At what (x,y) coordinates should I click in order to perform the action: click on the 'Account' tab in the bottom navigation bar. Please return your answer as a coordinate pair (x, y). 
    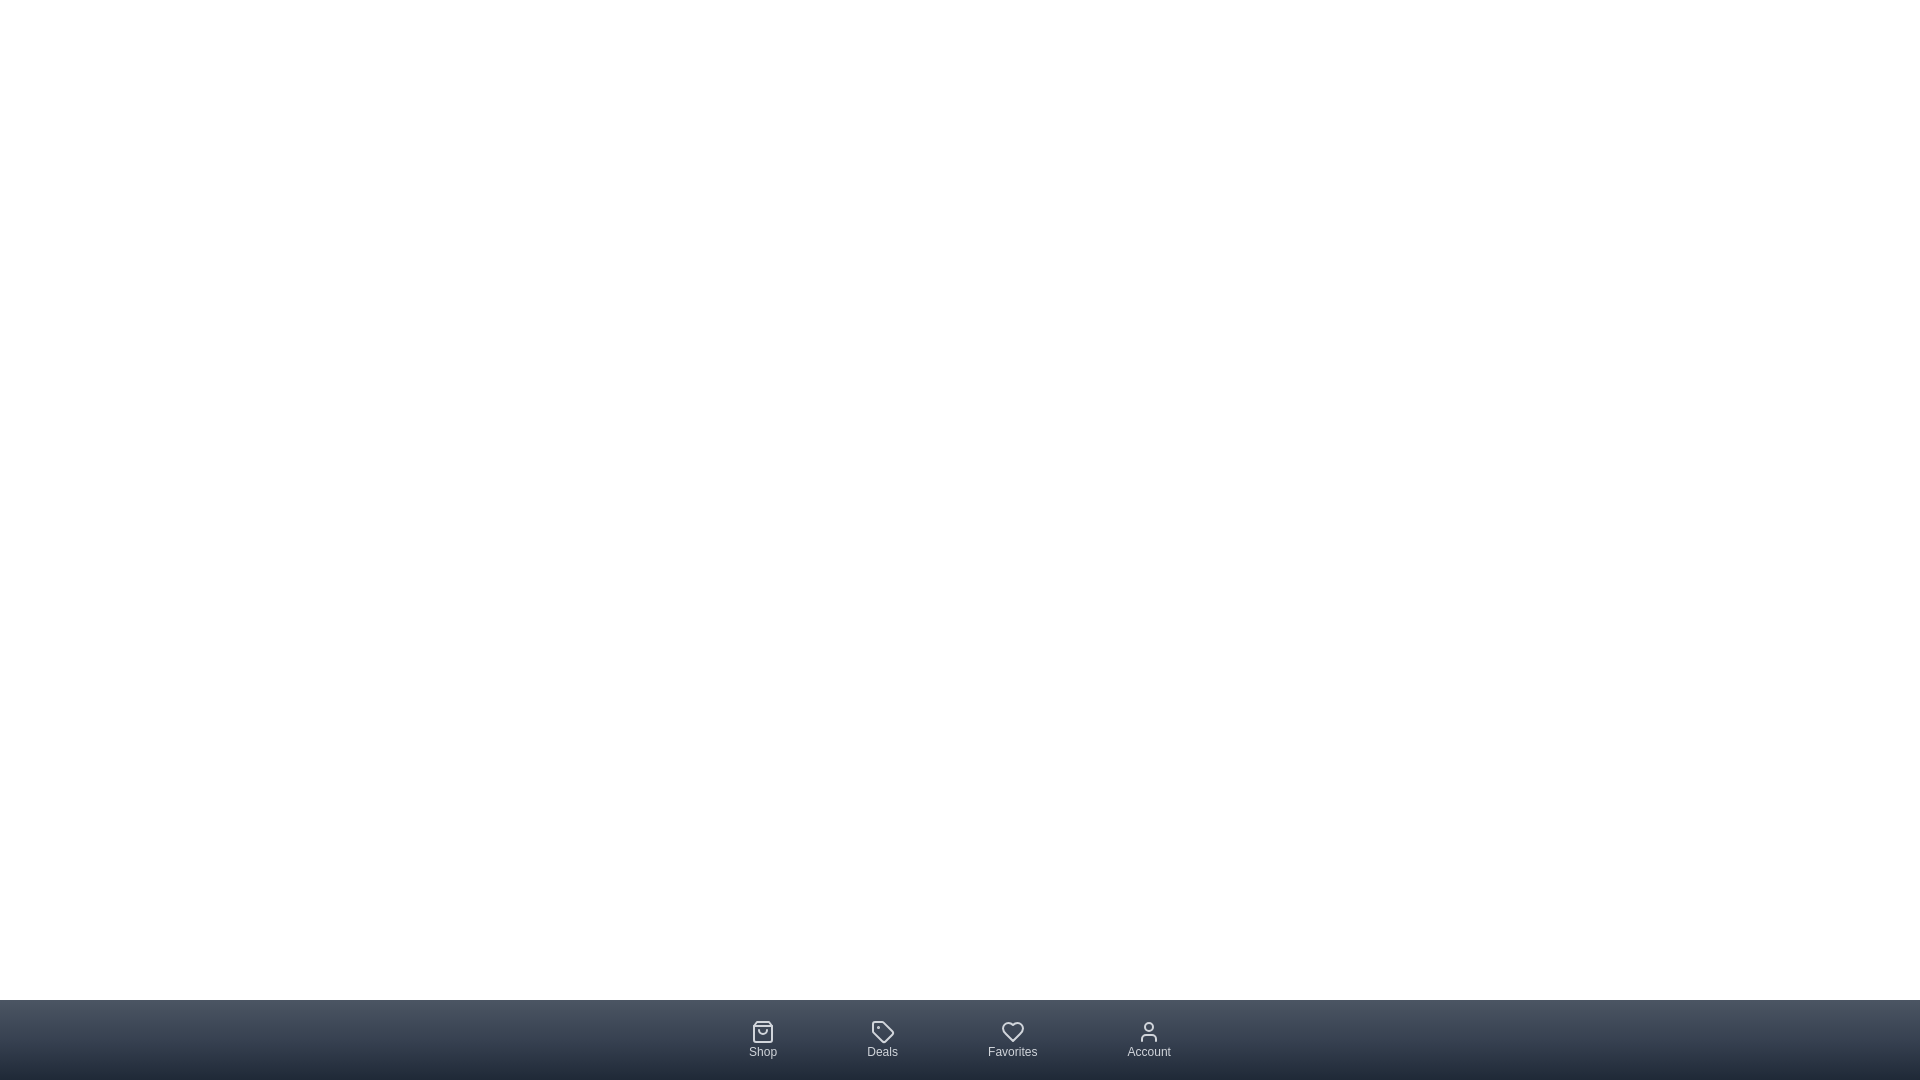
    Looking at the image, I should click on (1148, 1039).